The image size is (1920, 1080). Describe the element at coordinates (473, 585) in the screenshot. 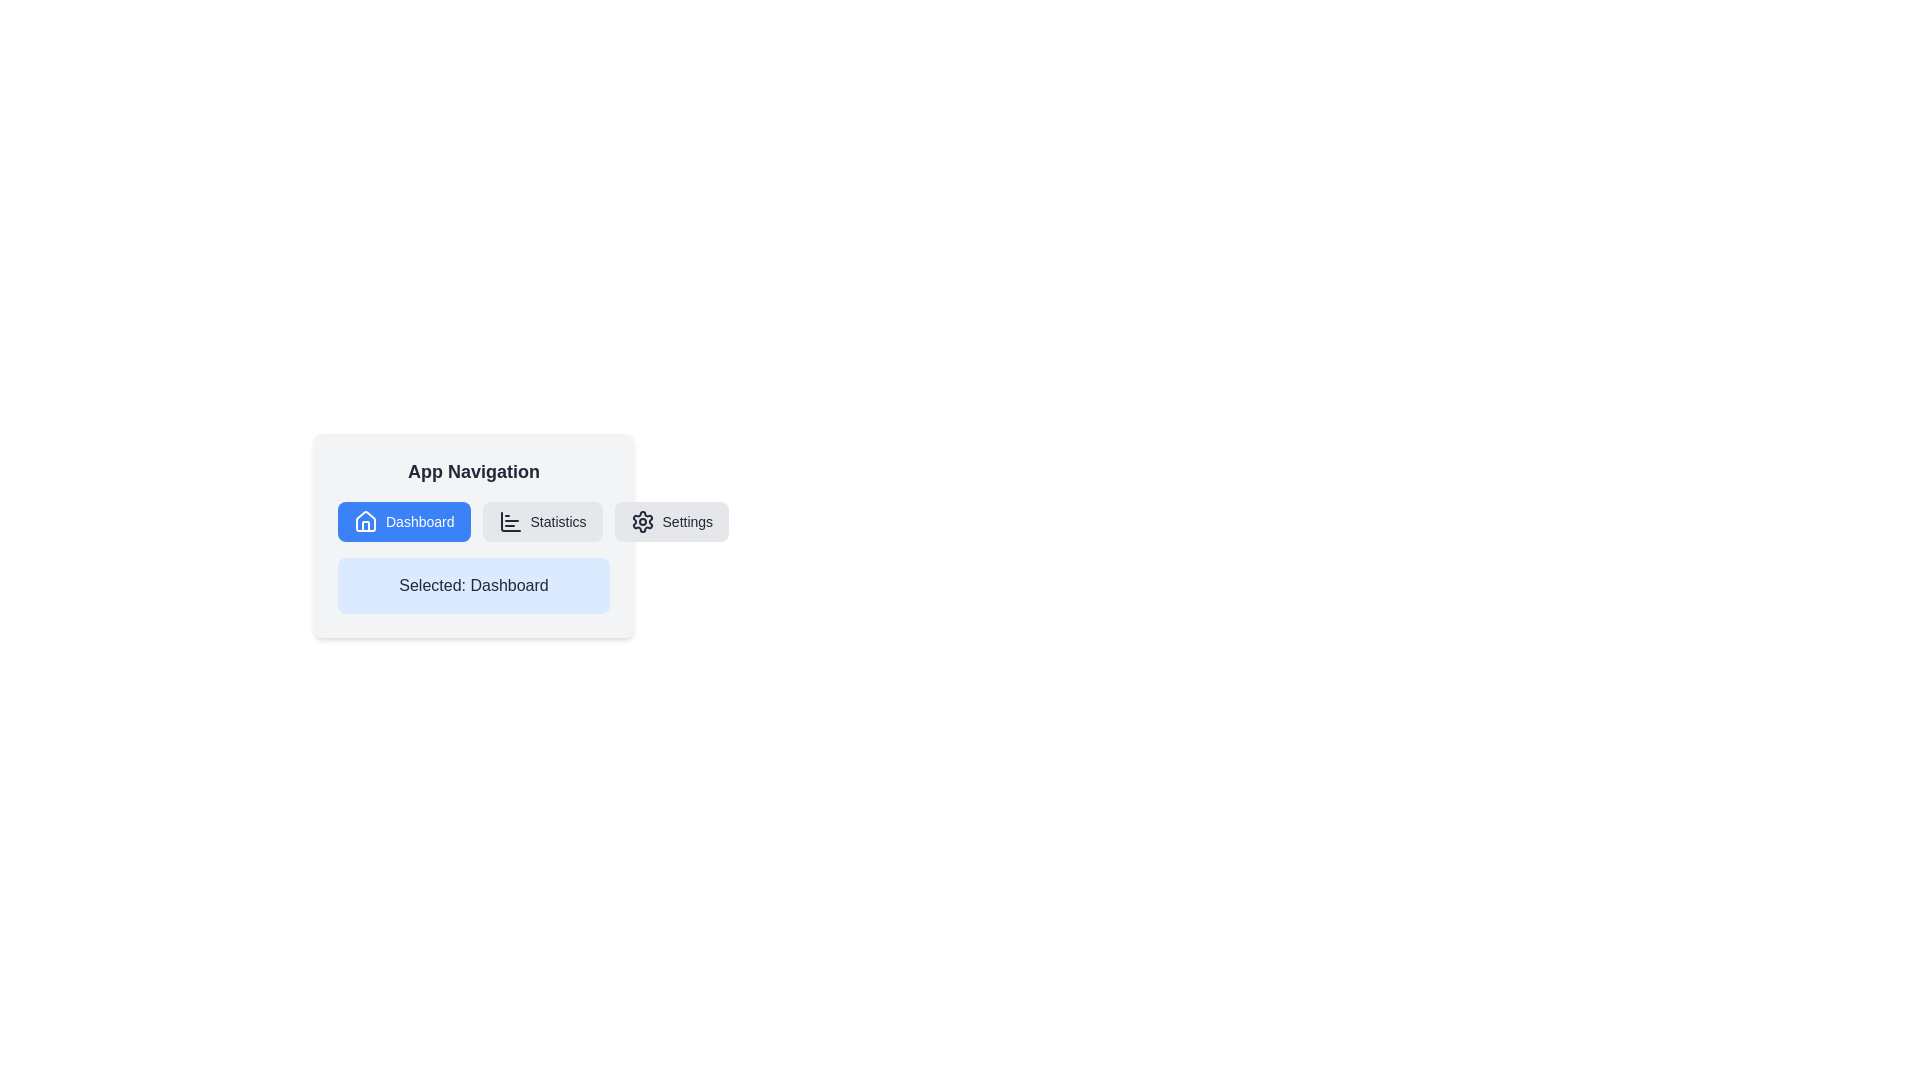

I see `the text label displaying 'Selected: Dashboard' which is in medium-weight gray font, located within a rounded light blue rectangle in the navigation panel` at that location.